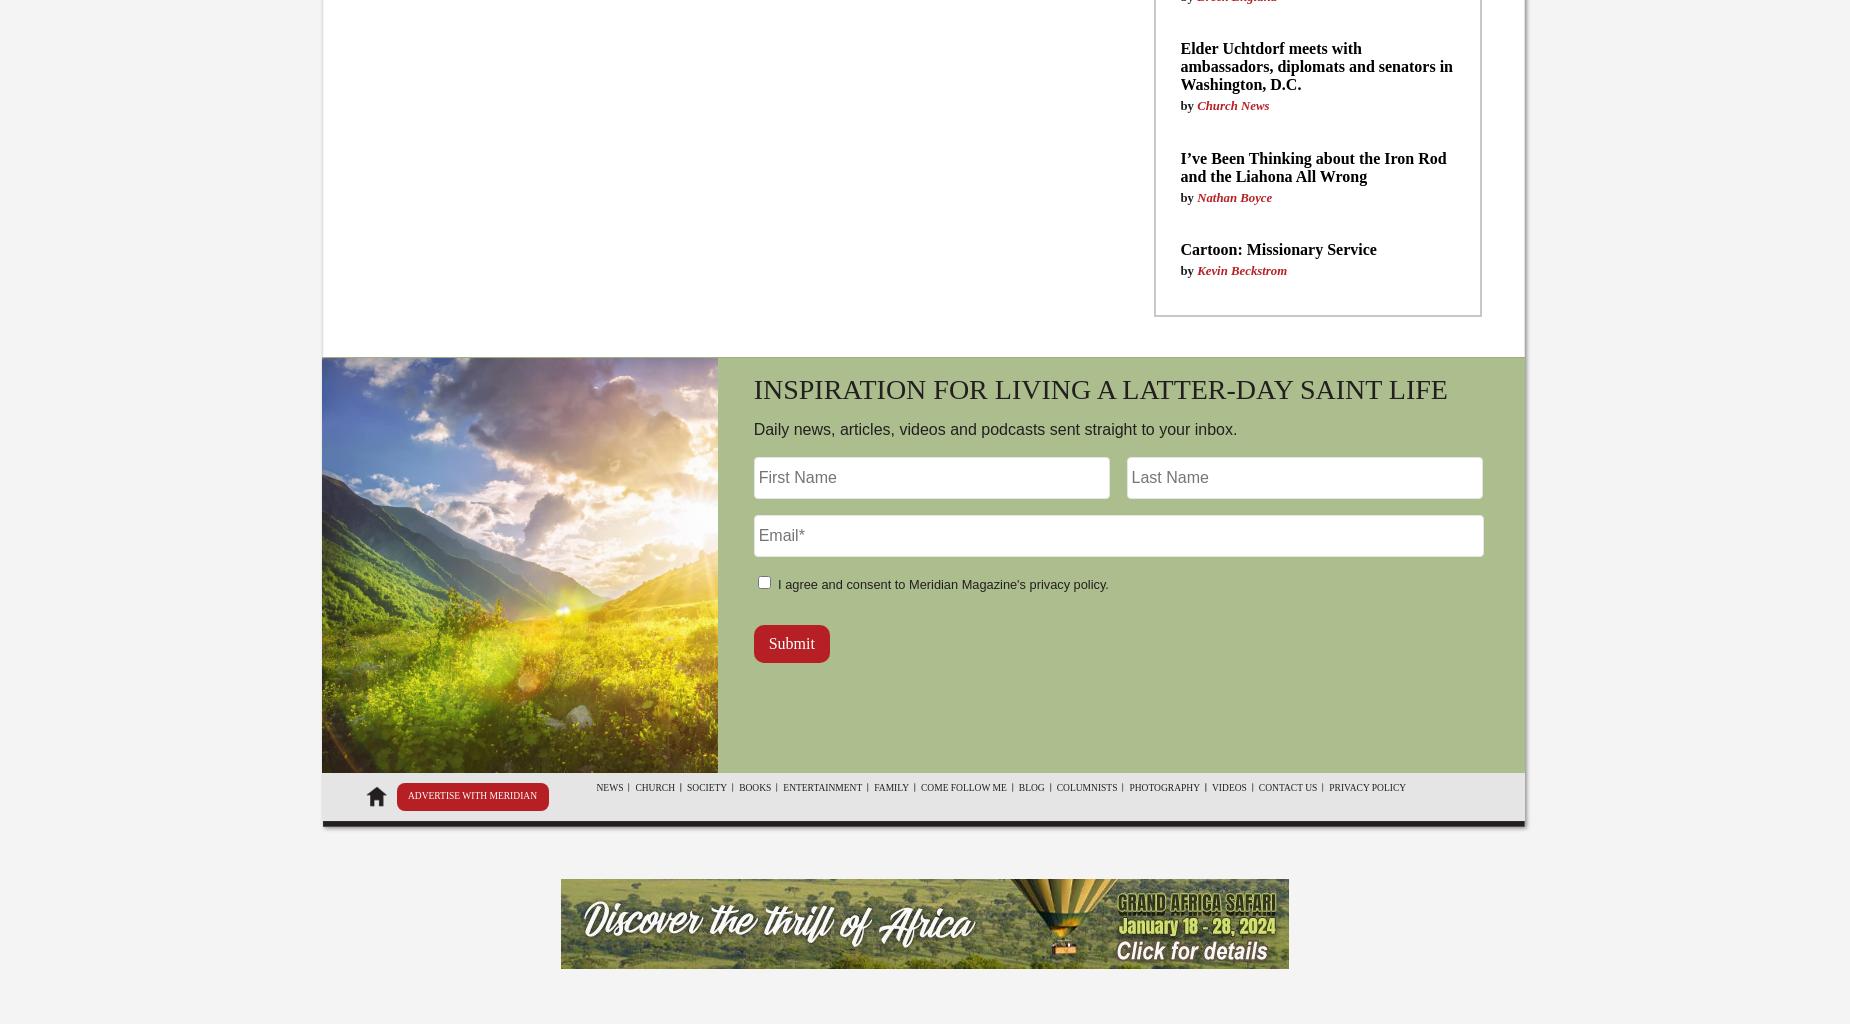 This screenshot has width=1850, height=1024. What do you see at coordinates (777, 582) in the screenshot?
I see `'I agree and consent to Meridian Magazine's privacy policy.'` at bounding box center [777, 582].